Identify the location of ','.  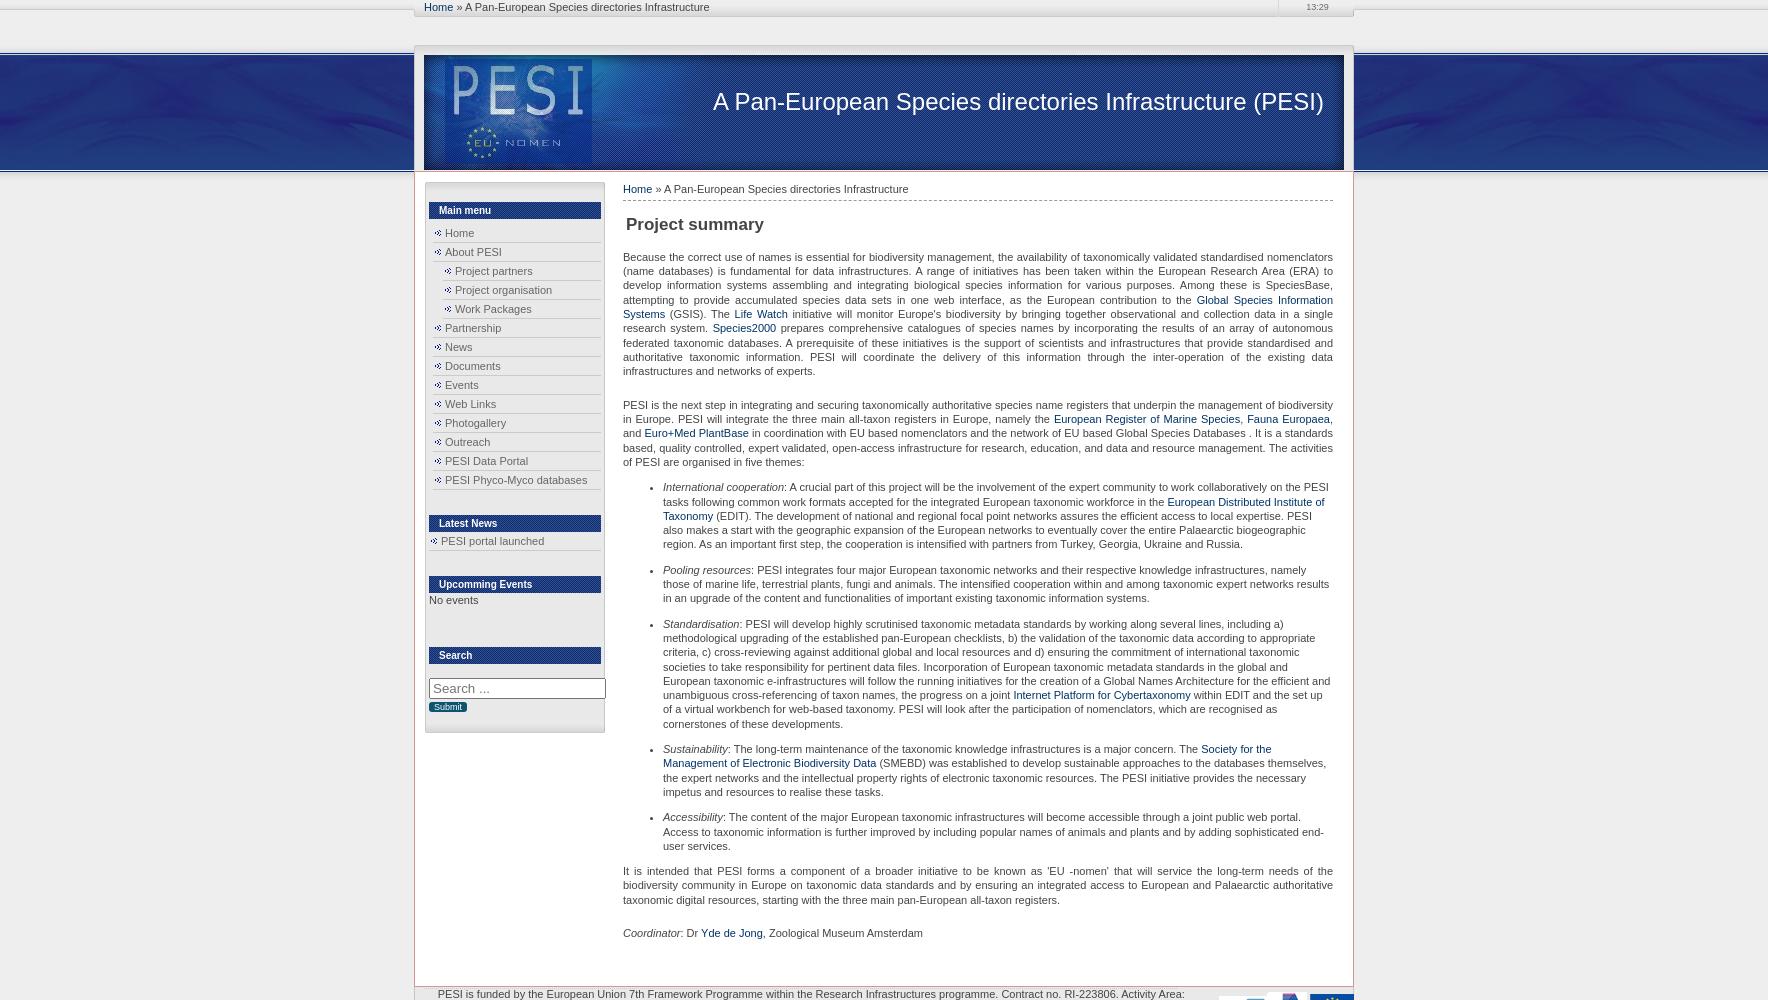
(1243, 419).